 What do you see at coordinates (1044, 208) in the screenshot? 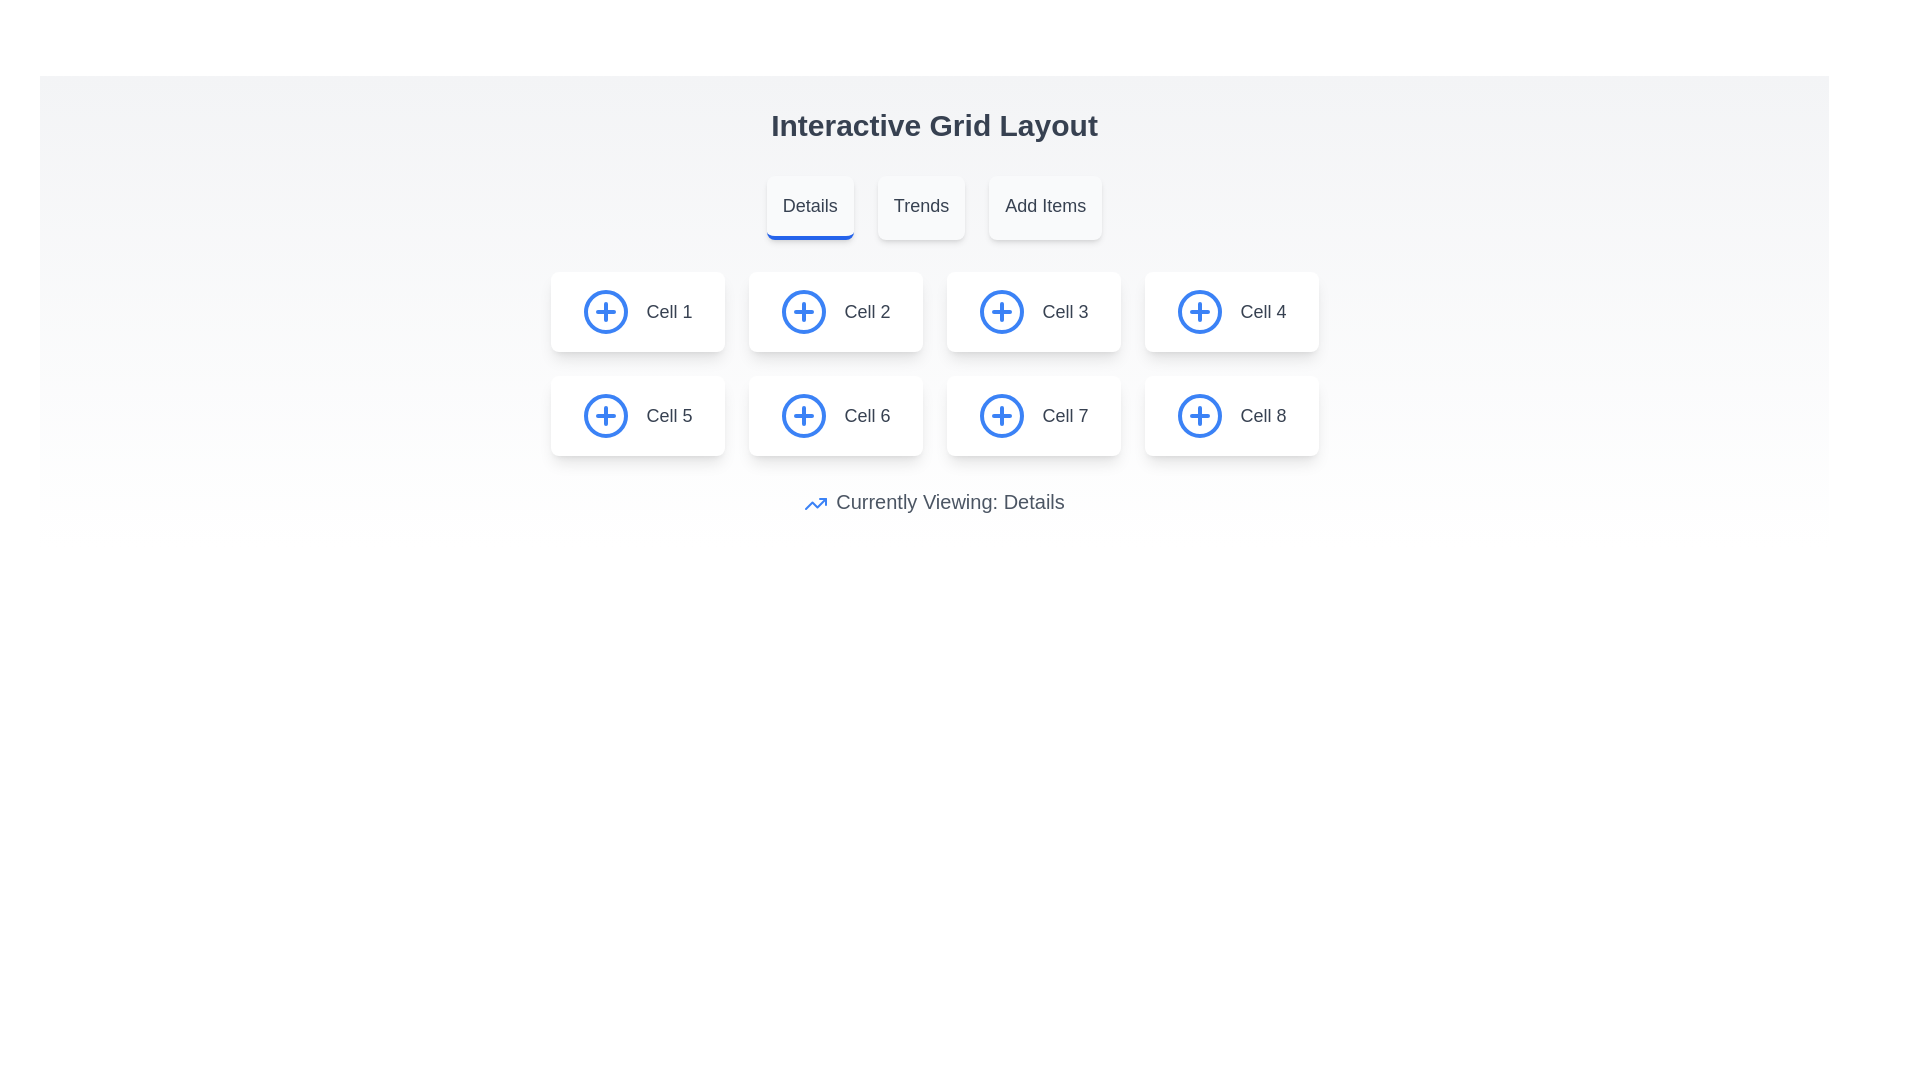
I see `the 'Add Items' button, which is the third button in a series beneath the 'Interactive Grid Layout' heading` at bounding box center [1044, 208].